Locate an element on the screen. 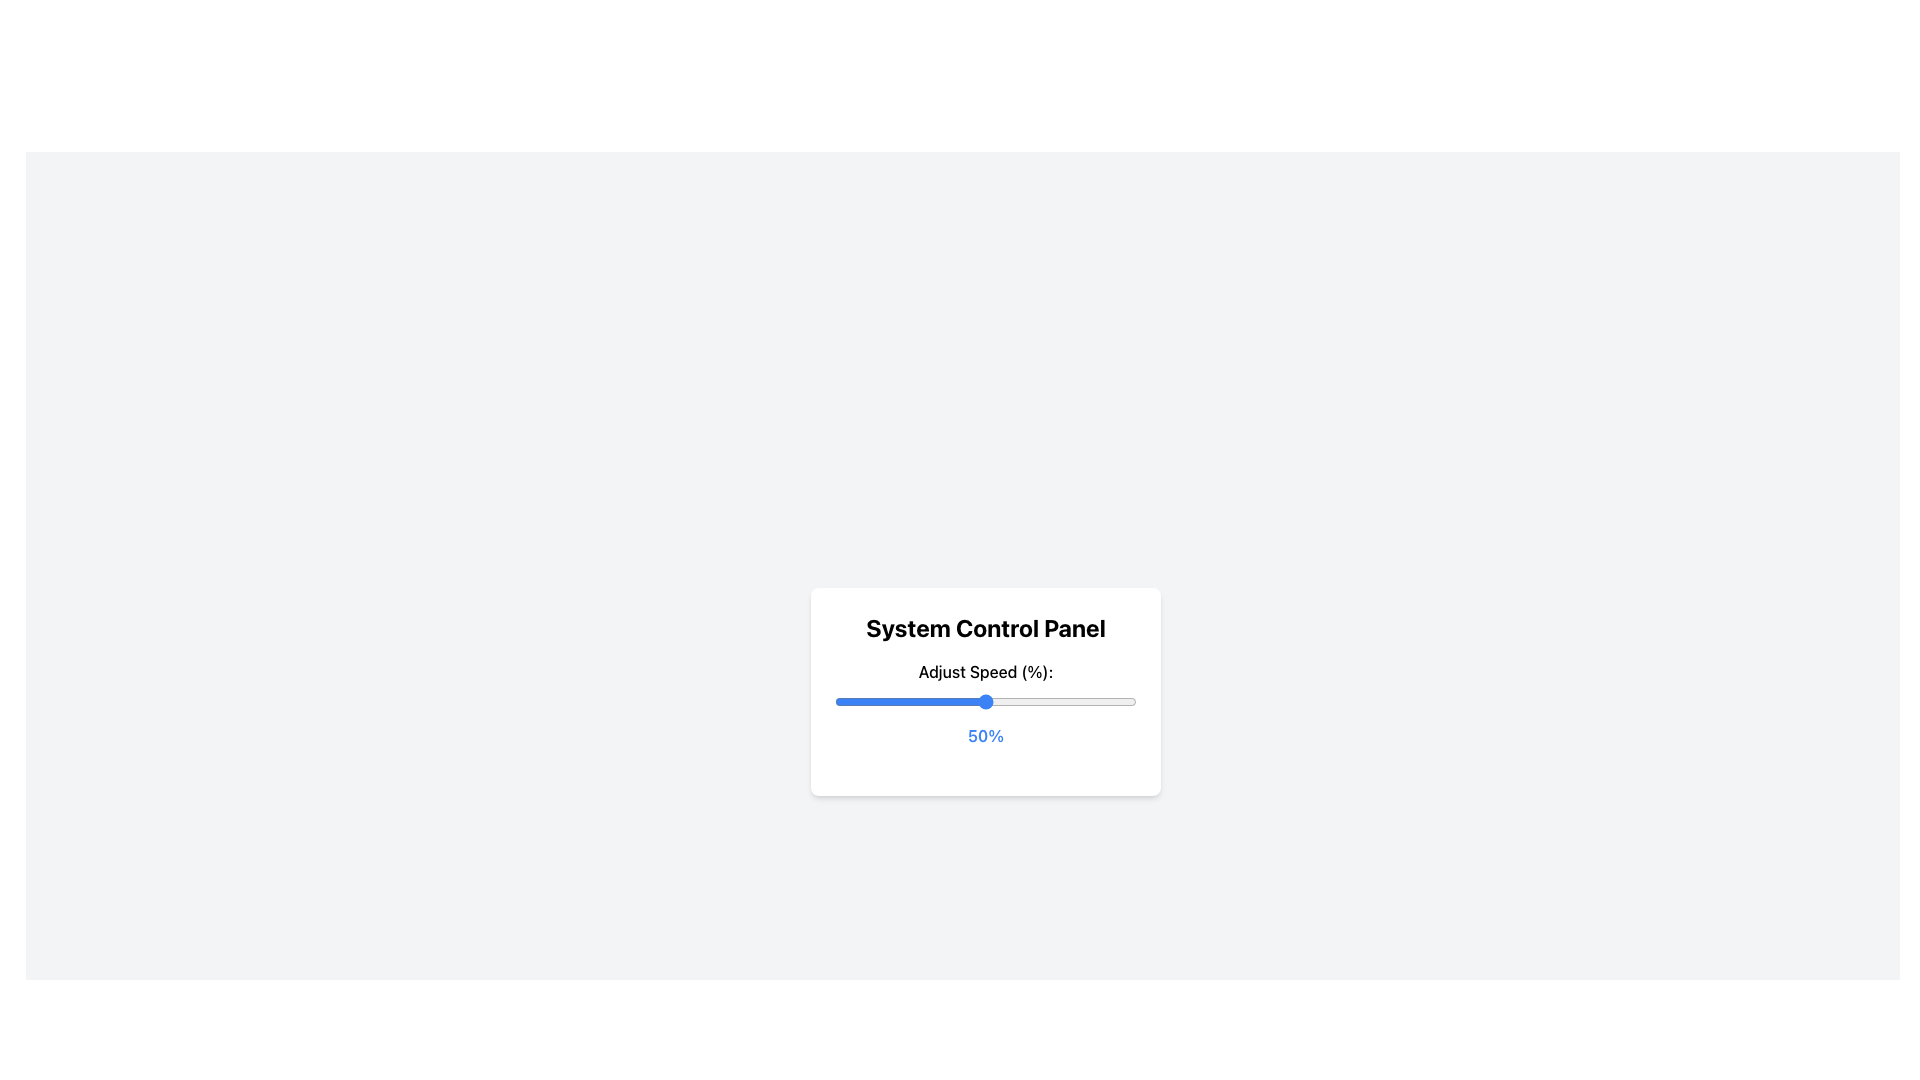 This screenshot has width=1920, height=1080. the slider value is located at coordinates (1060, 701).